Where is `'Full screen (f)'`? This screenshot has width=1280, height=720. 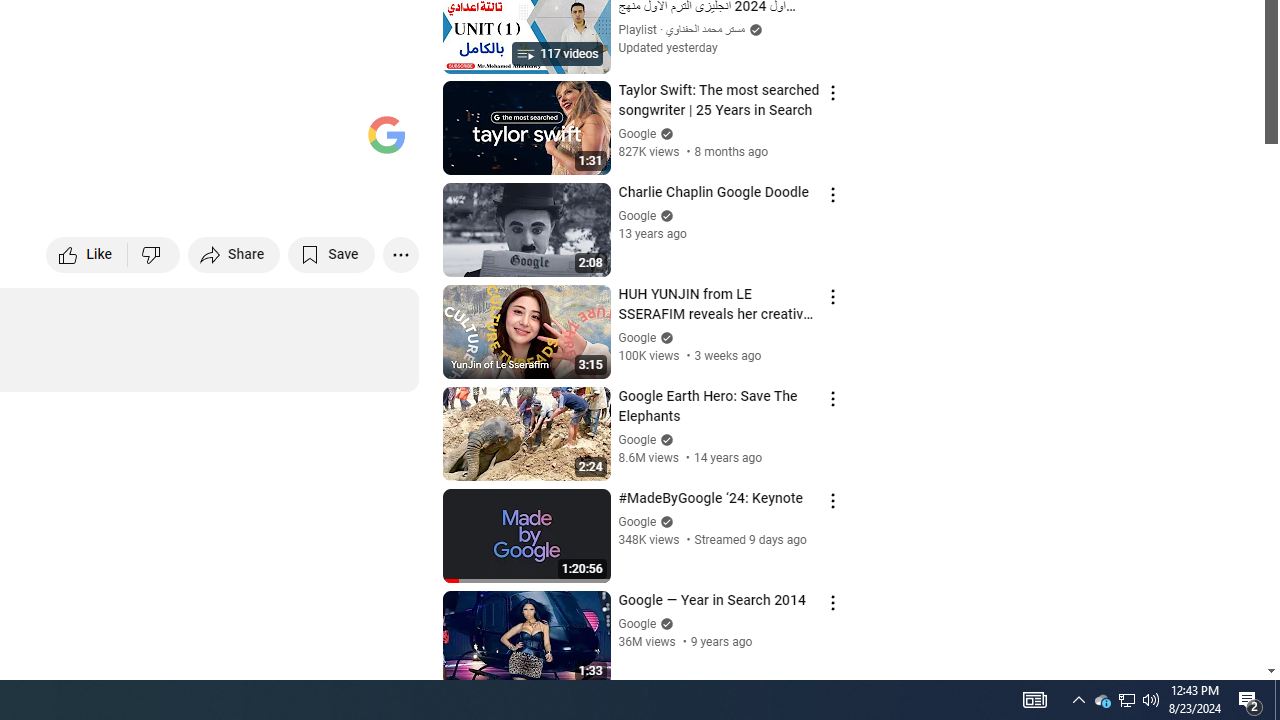 'Full screen (f)' is located at coordinates (382, 141).